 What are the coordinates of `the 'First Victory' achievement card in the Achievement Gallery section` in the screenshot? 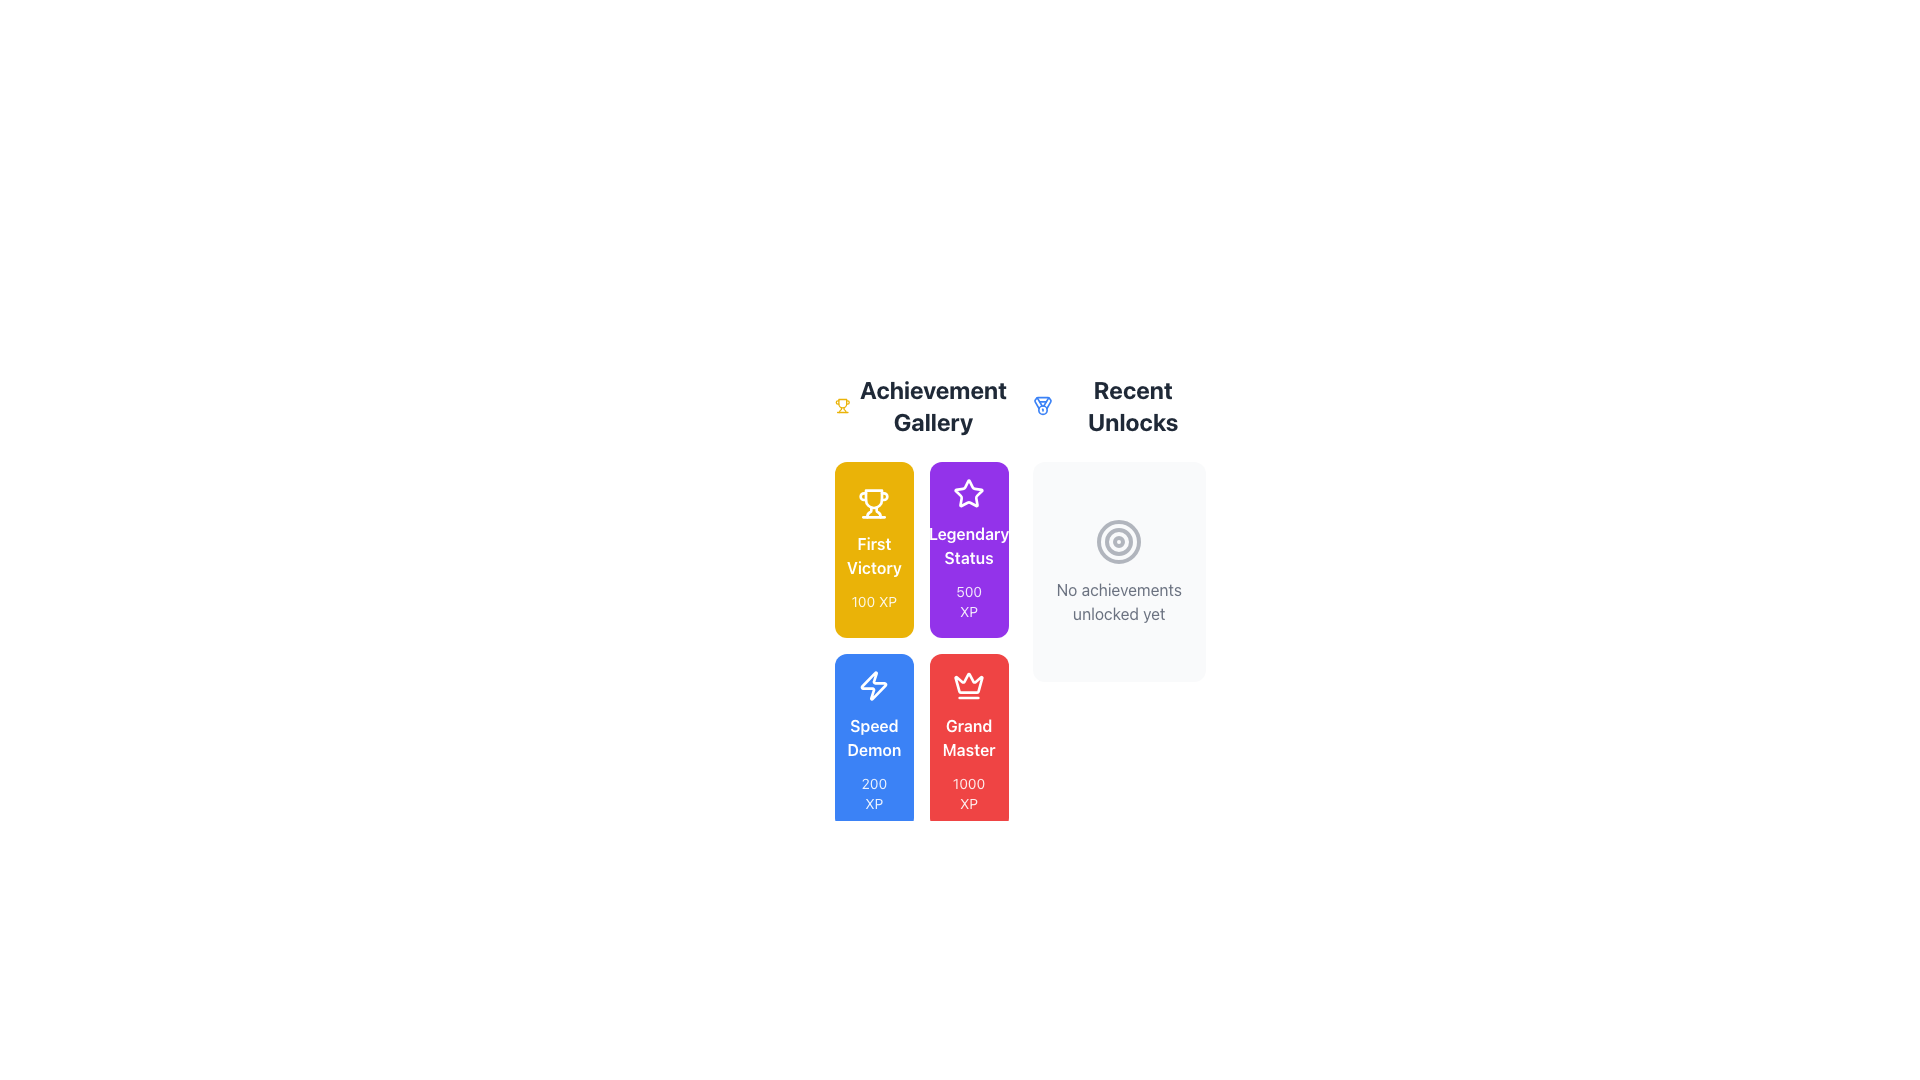 It's located at (874, 550).